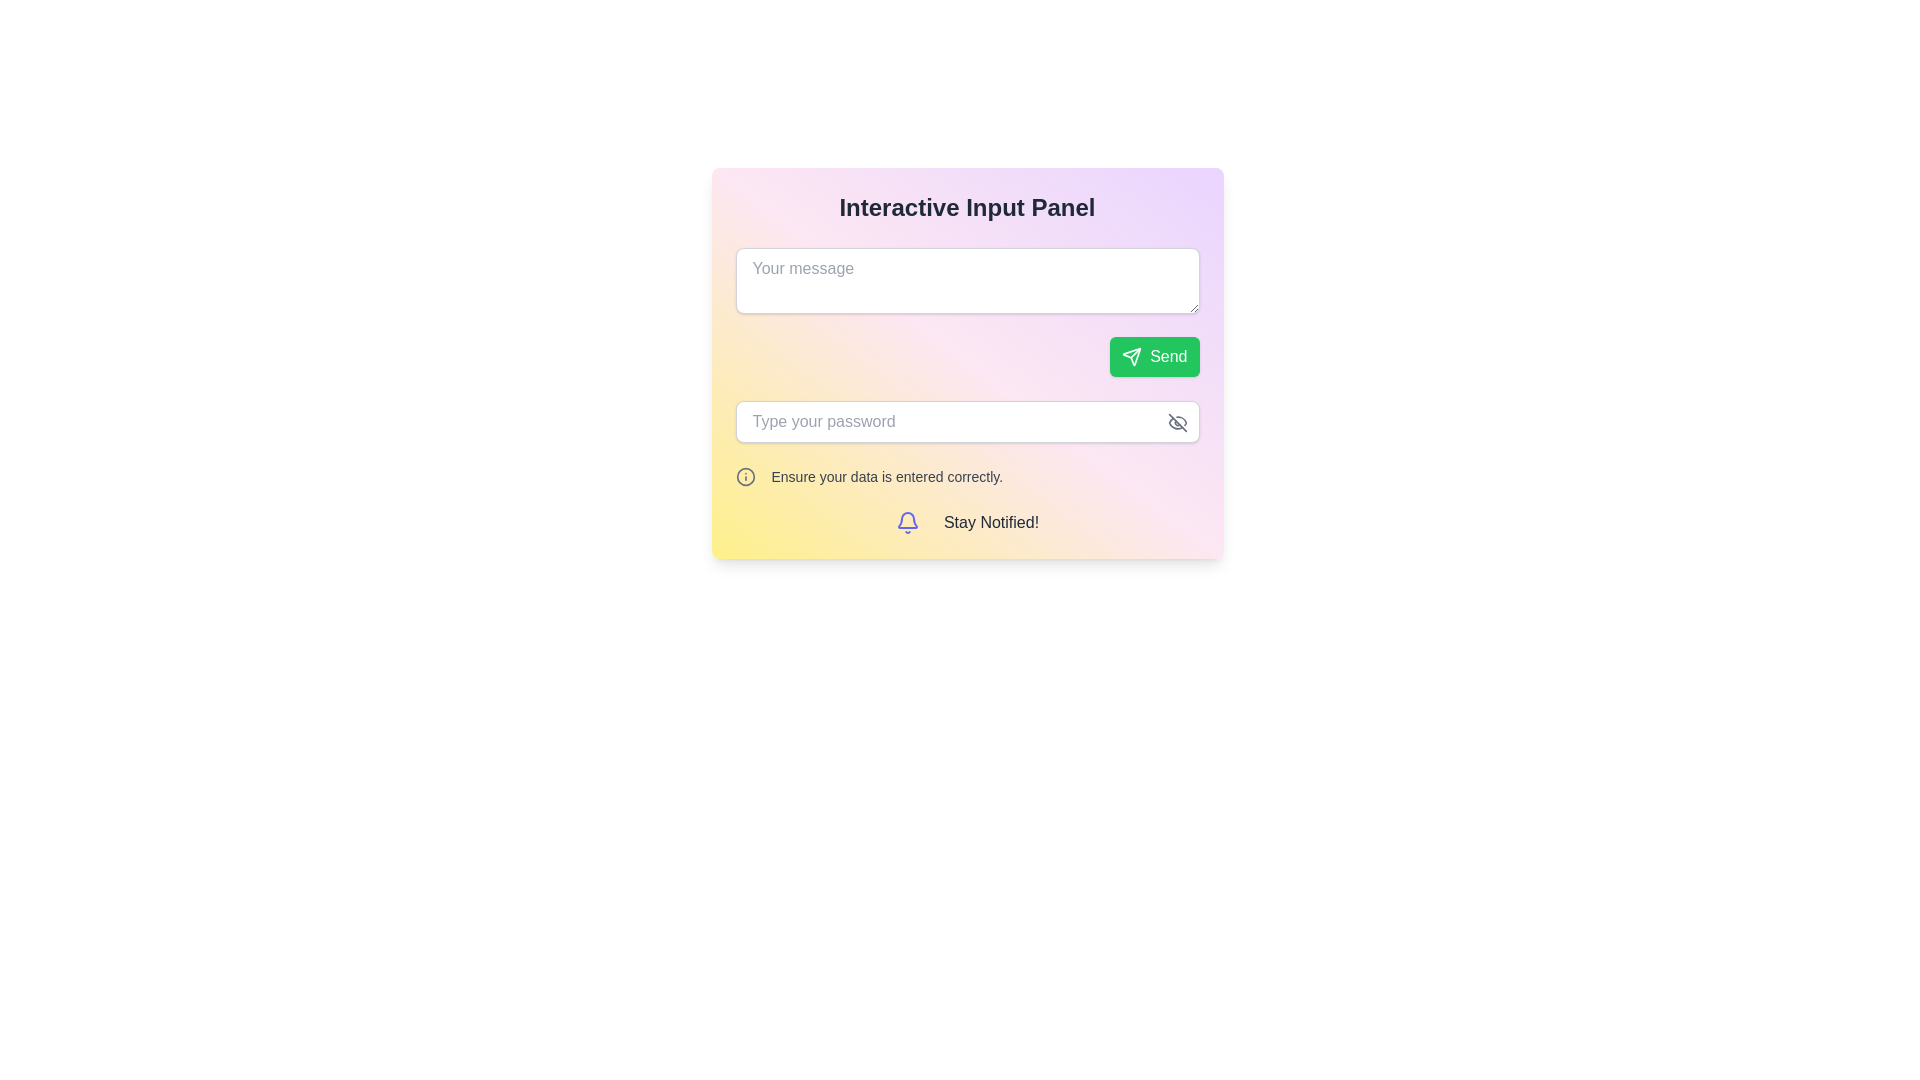  What do you see at coordinates (967, 420) in the screenshot?
I see `to focus the Password input field located below the 'Your message' field and the 'Send' button in the 'Interactive Input Panel'` at bounding box center [967, 420].